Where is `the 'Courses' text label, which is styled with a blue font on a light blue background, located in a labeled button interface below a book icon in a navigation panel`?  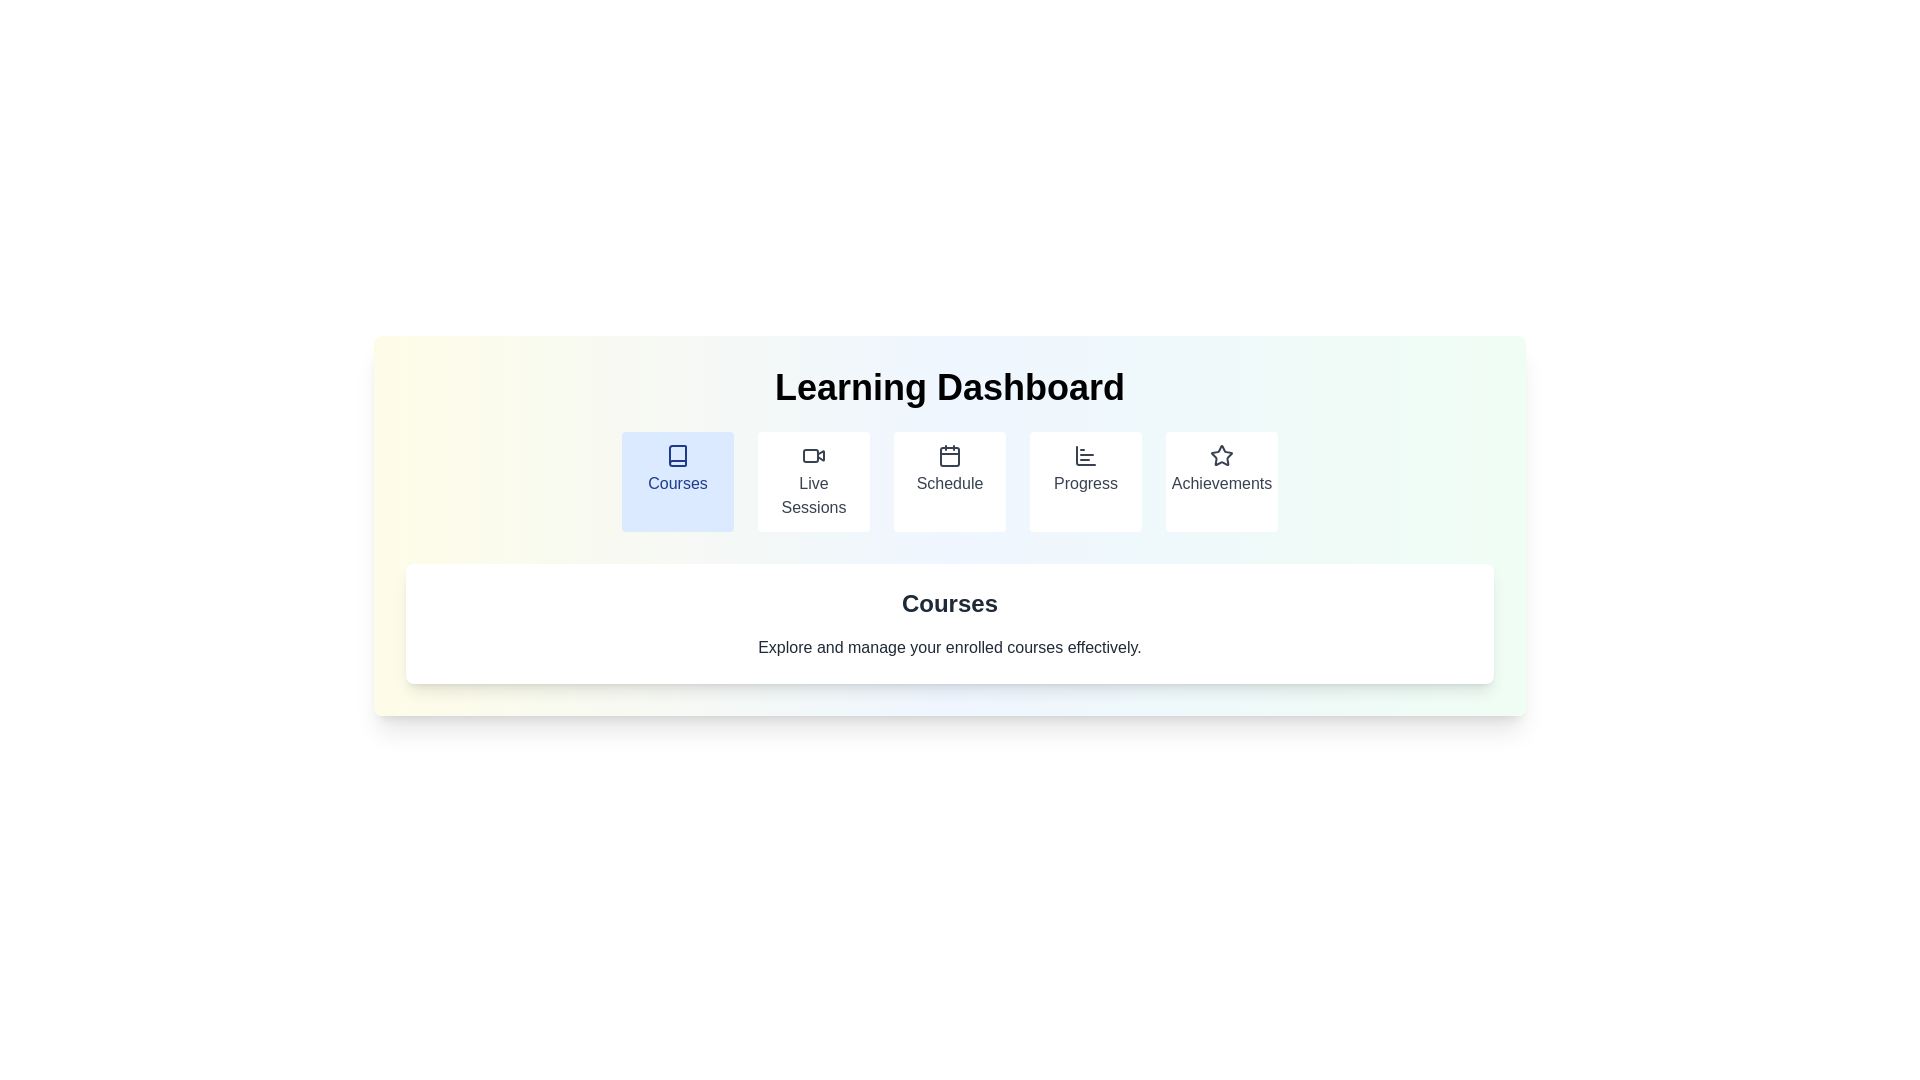 the 'Courses' text label, which is styled with a blue font on a light blue background, located in a labeled button interface below a book icon in a navigation panel is located at coordinates (677, 483).